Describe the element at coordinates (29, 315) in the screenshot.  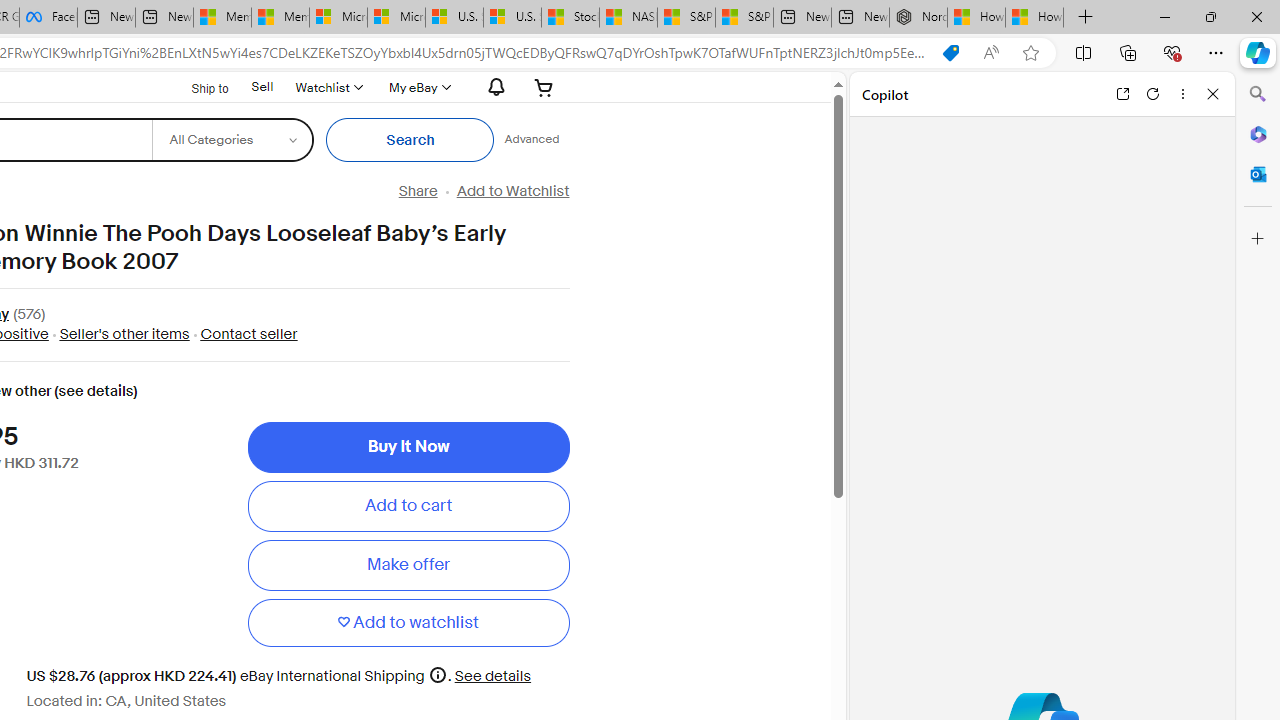
I see `'(576)'` at that location.